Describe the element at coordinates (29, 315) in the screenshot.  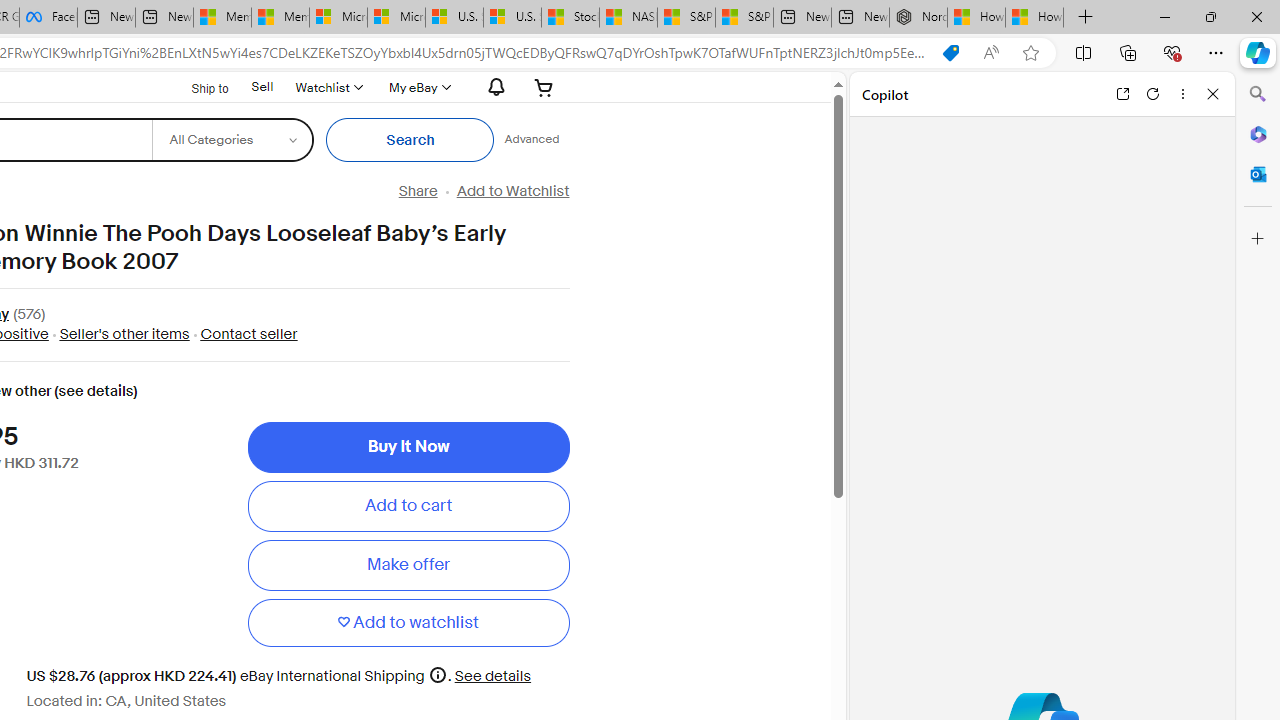
I see `'(576)'` at that location.